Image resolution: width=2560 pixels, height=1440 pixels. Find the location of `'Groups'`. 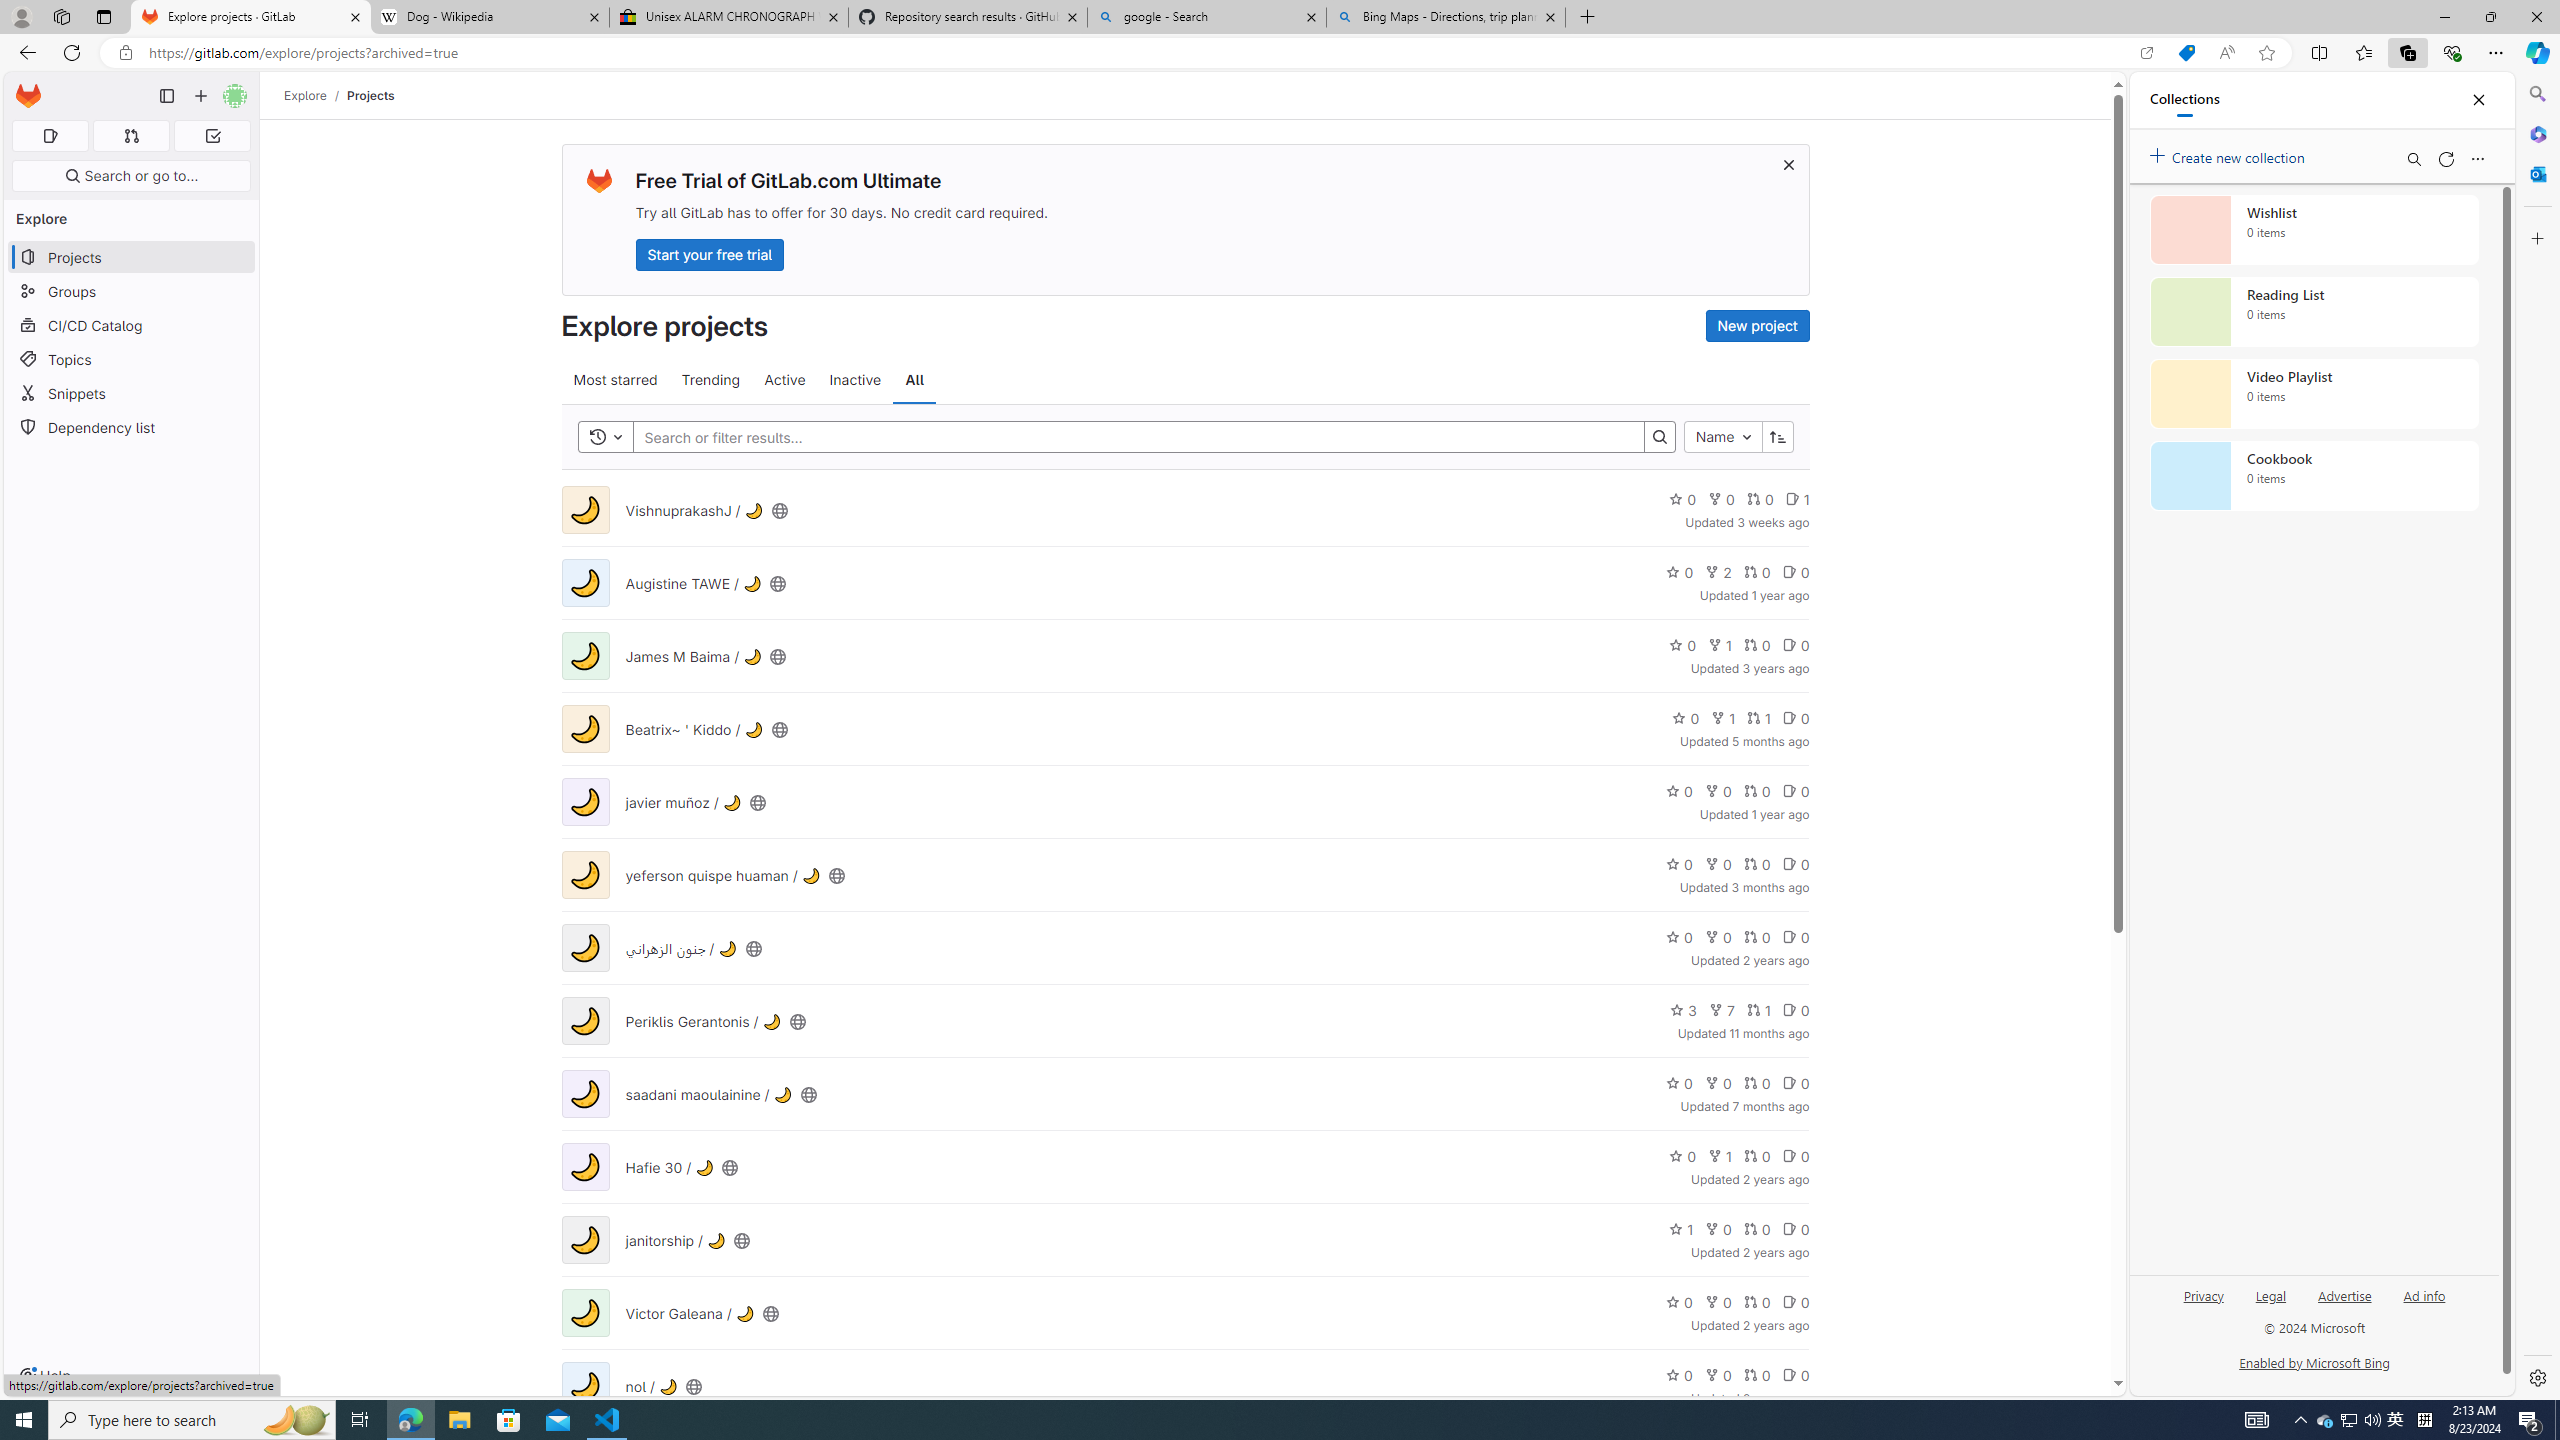

'Groups' is located at coordinates (130, 291).